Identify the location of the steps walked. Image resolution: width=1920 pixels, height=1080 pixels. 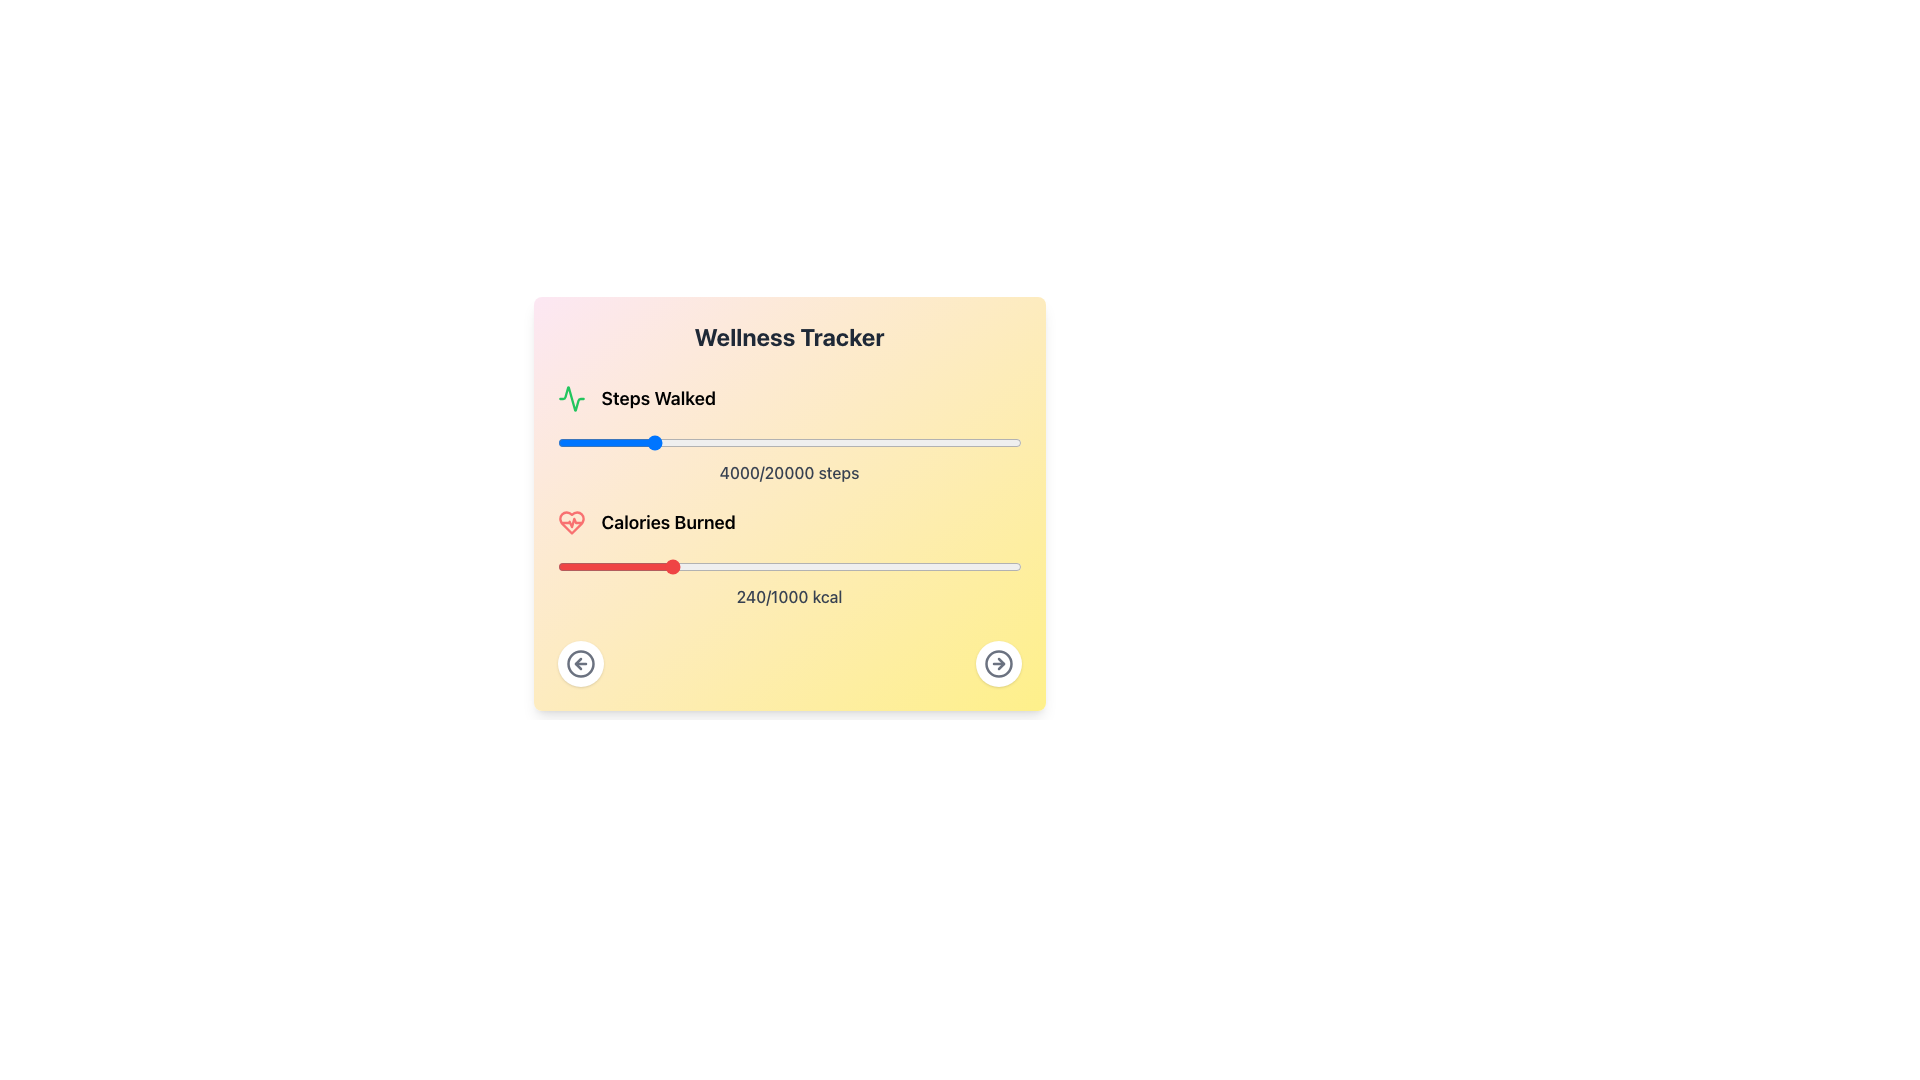
(737, 442).